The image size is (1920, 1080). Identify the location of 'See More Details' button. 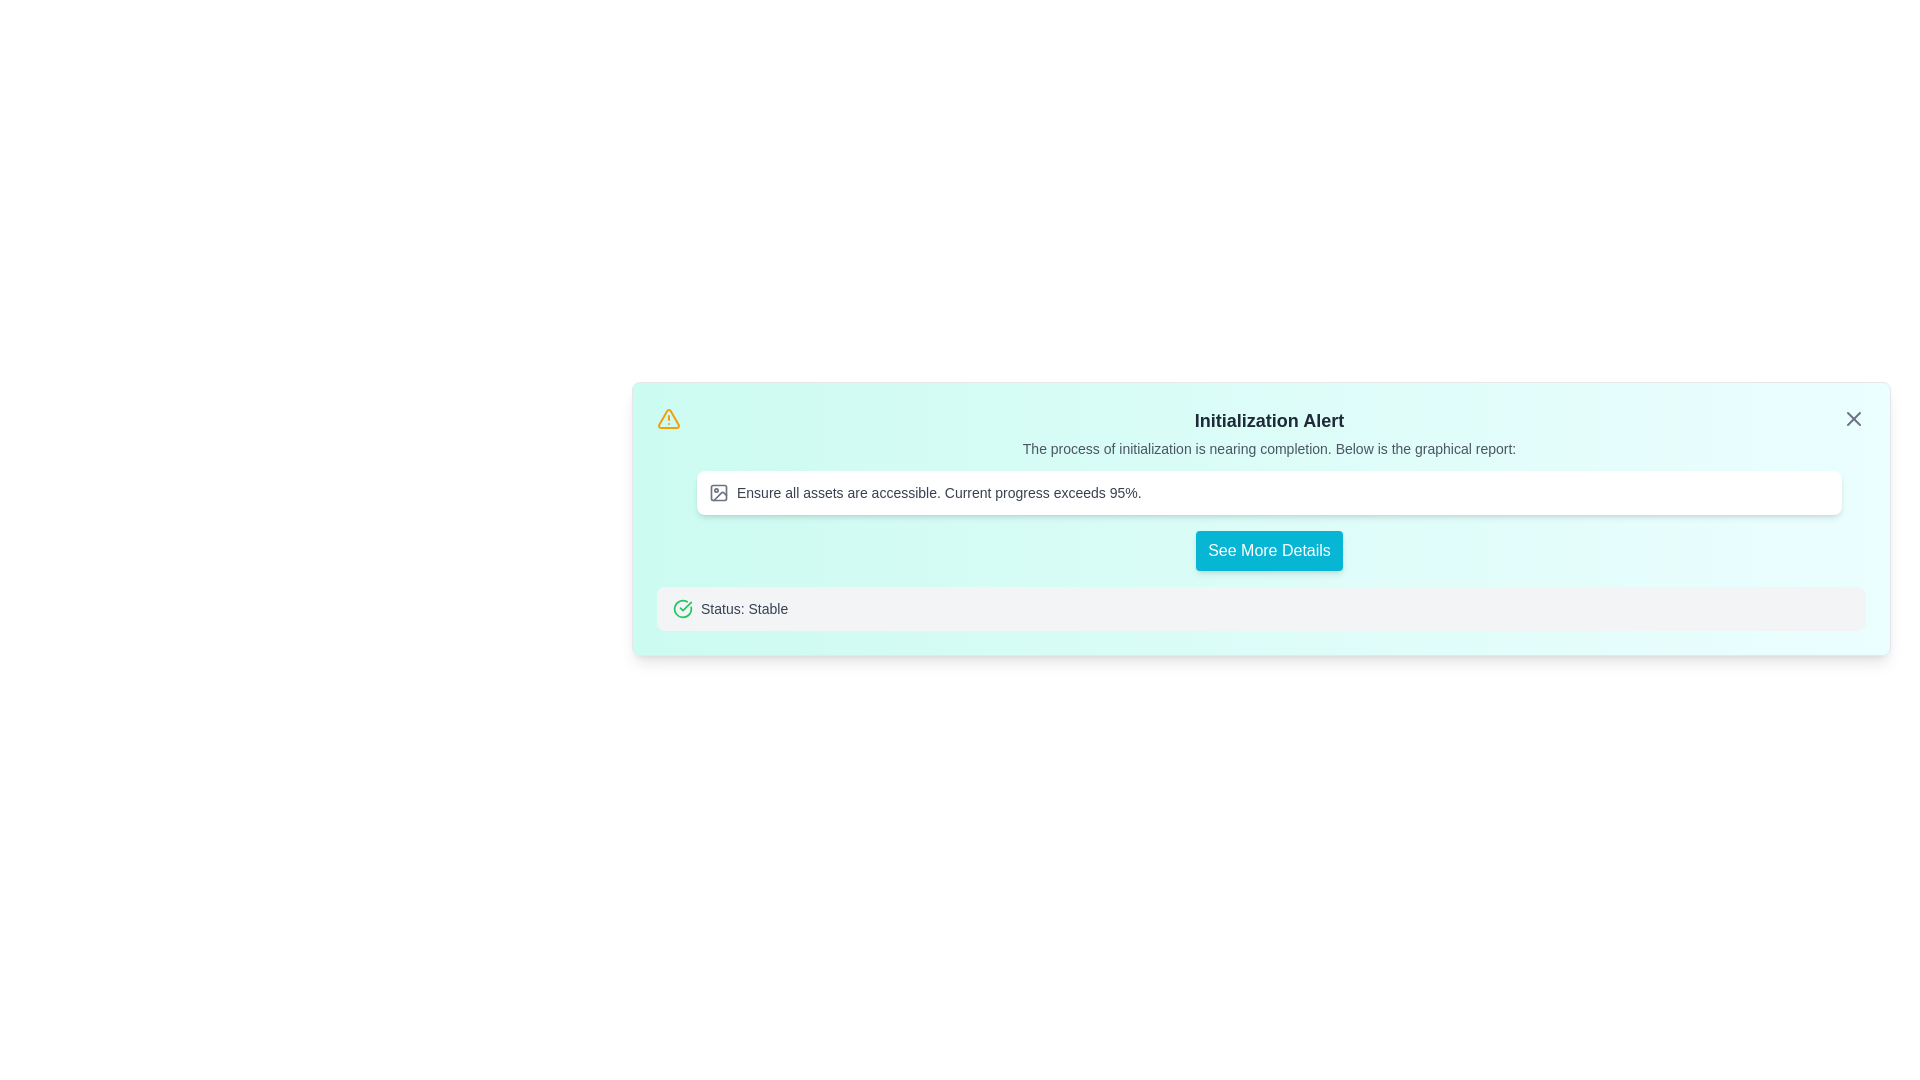
(1268, 551).